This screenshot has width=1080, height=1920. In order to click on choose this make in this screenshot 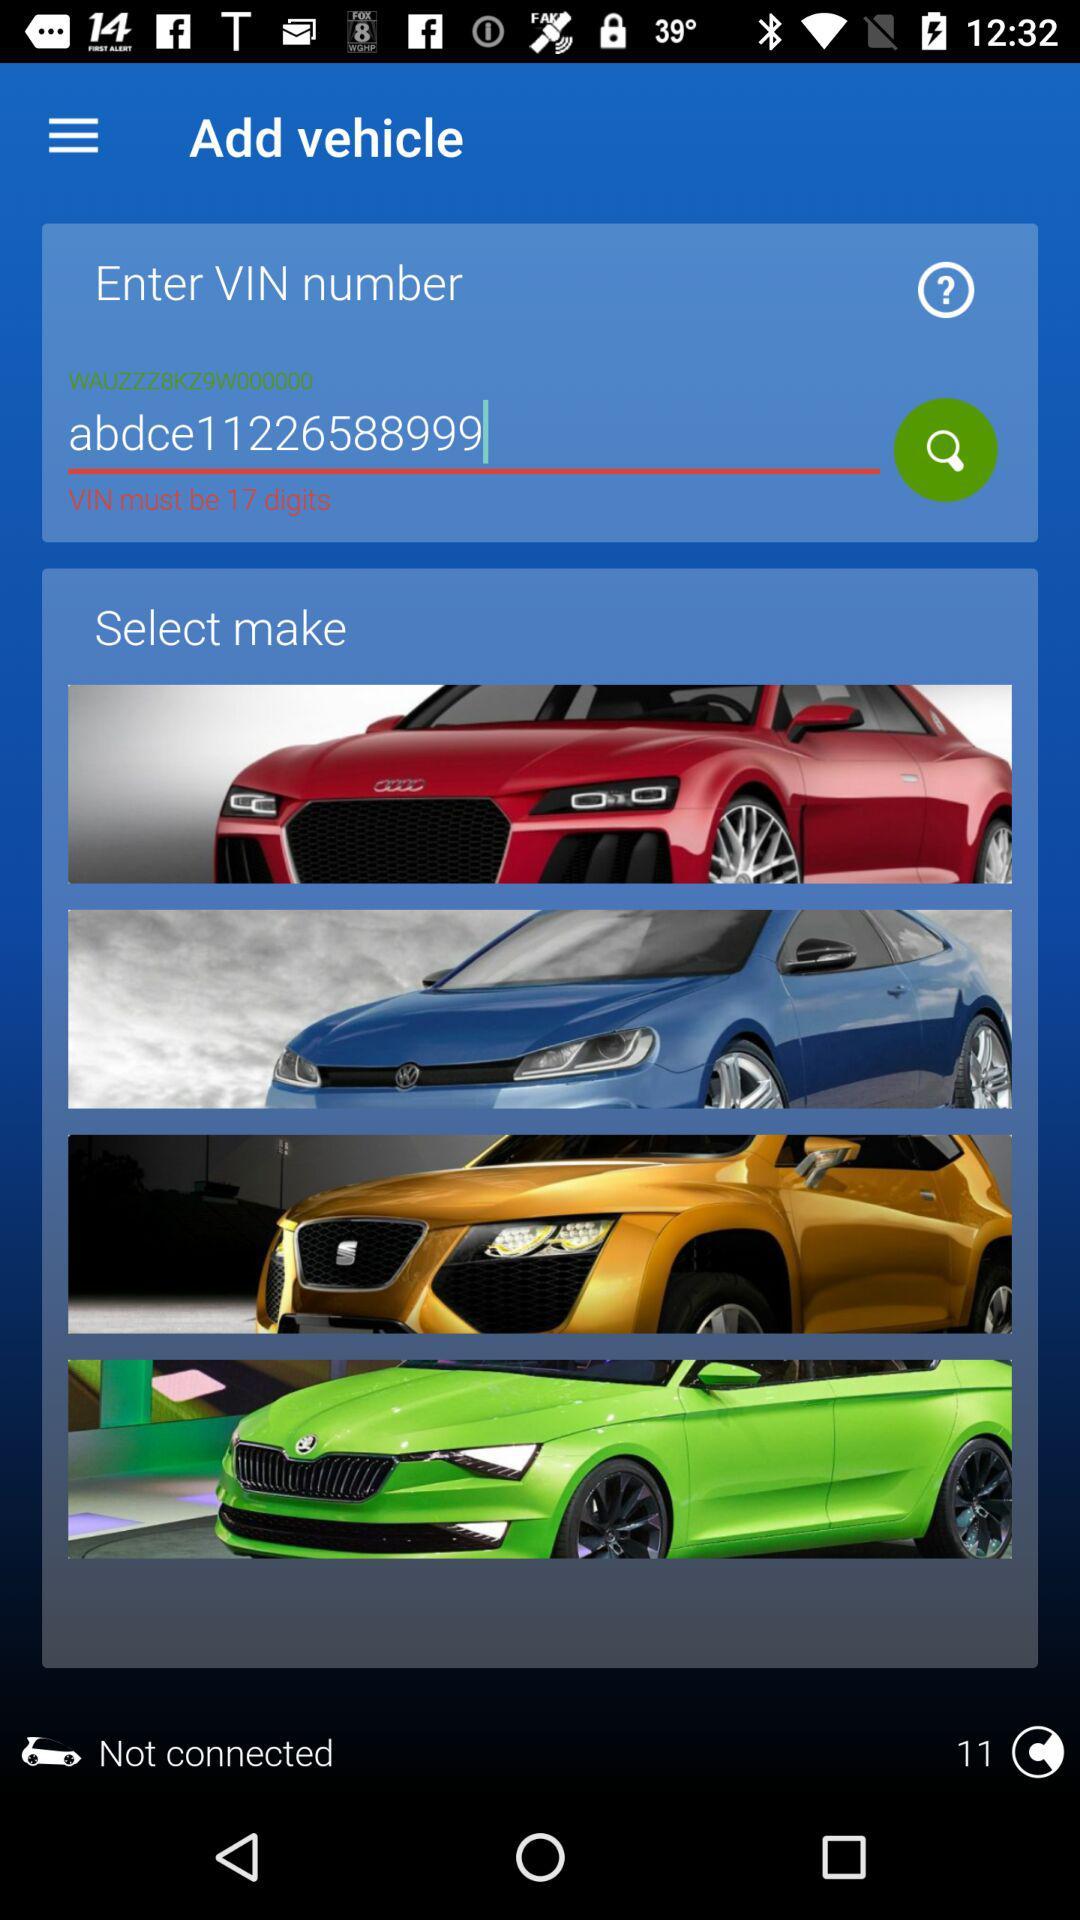, I will do `click(540, 1459)`.